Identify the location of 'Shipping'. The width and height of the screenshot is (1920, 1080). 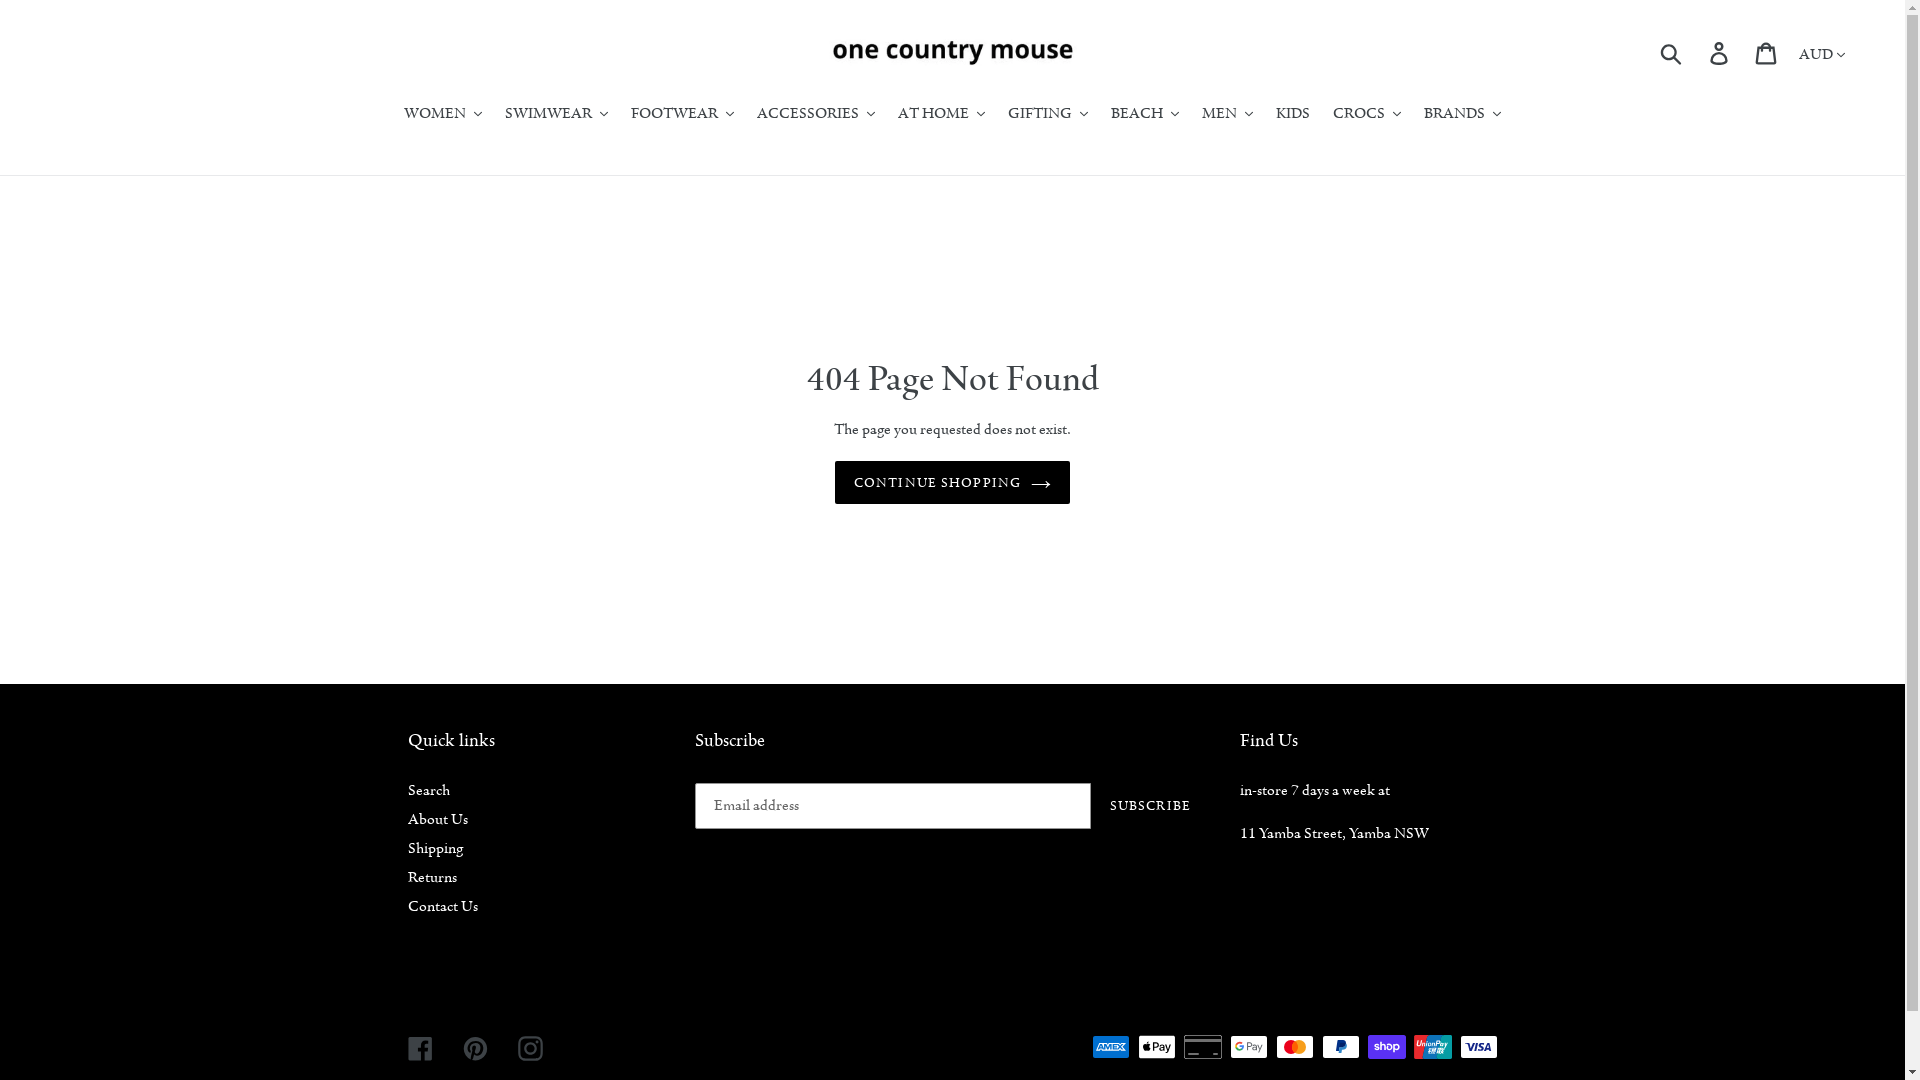
(434, 848).